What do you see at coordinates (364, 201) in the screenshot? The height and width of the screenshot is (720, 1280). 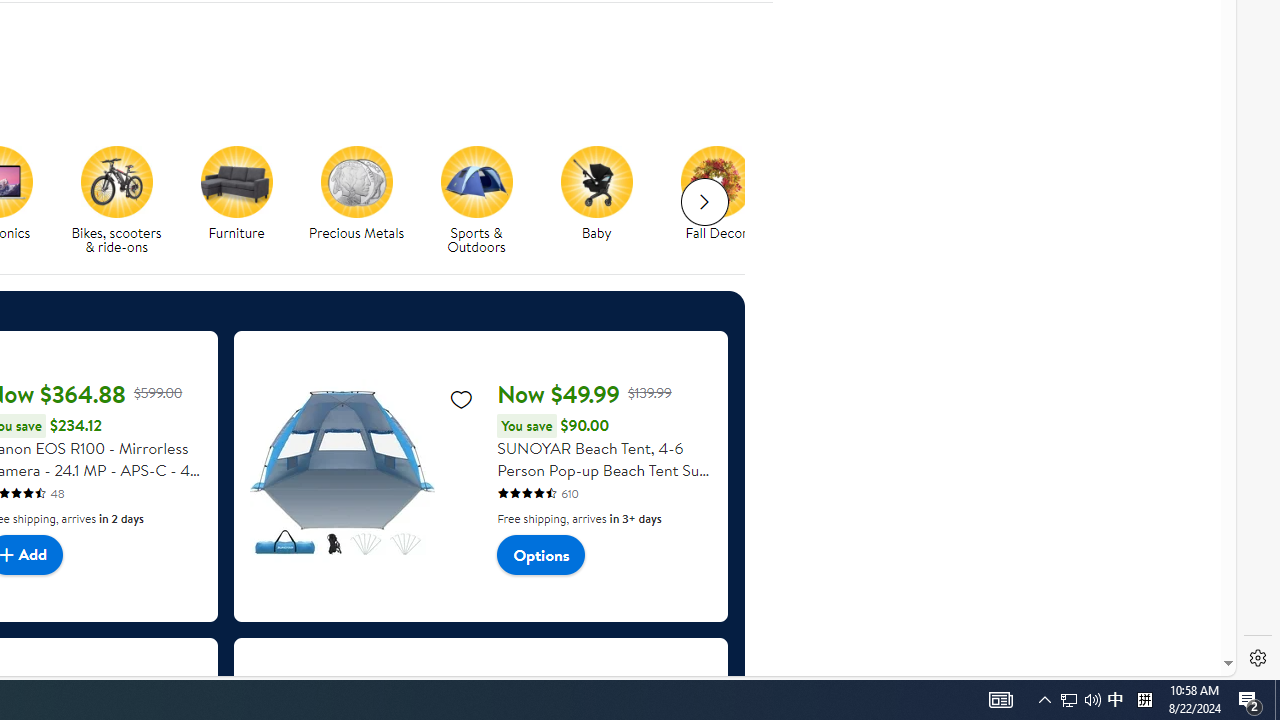 I see `'Precious Metals'` at bounding box center [364, 201].